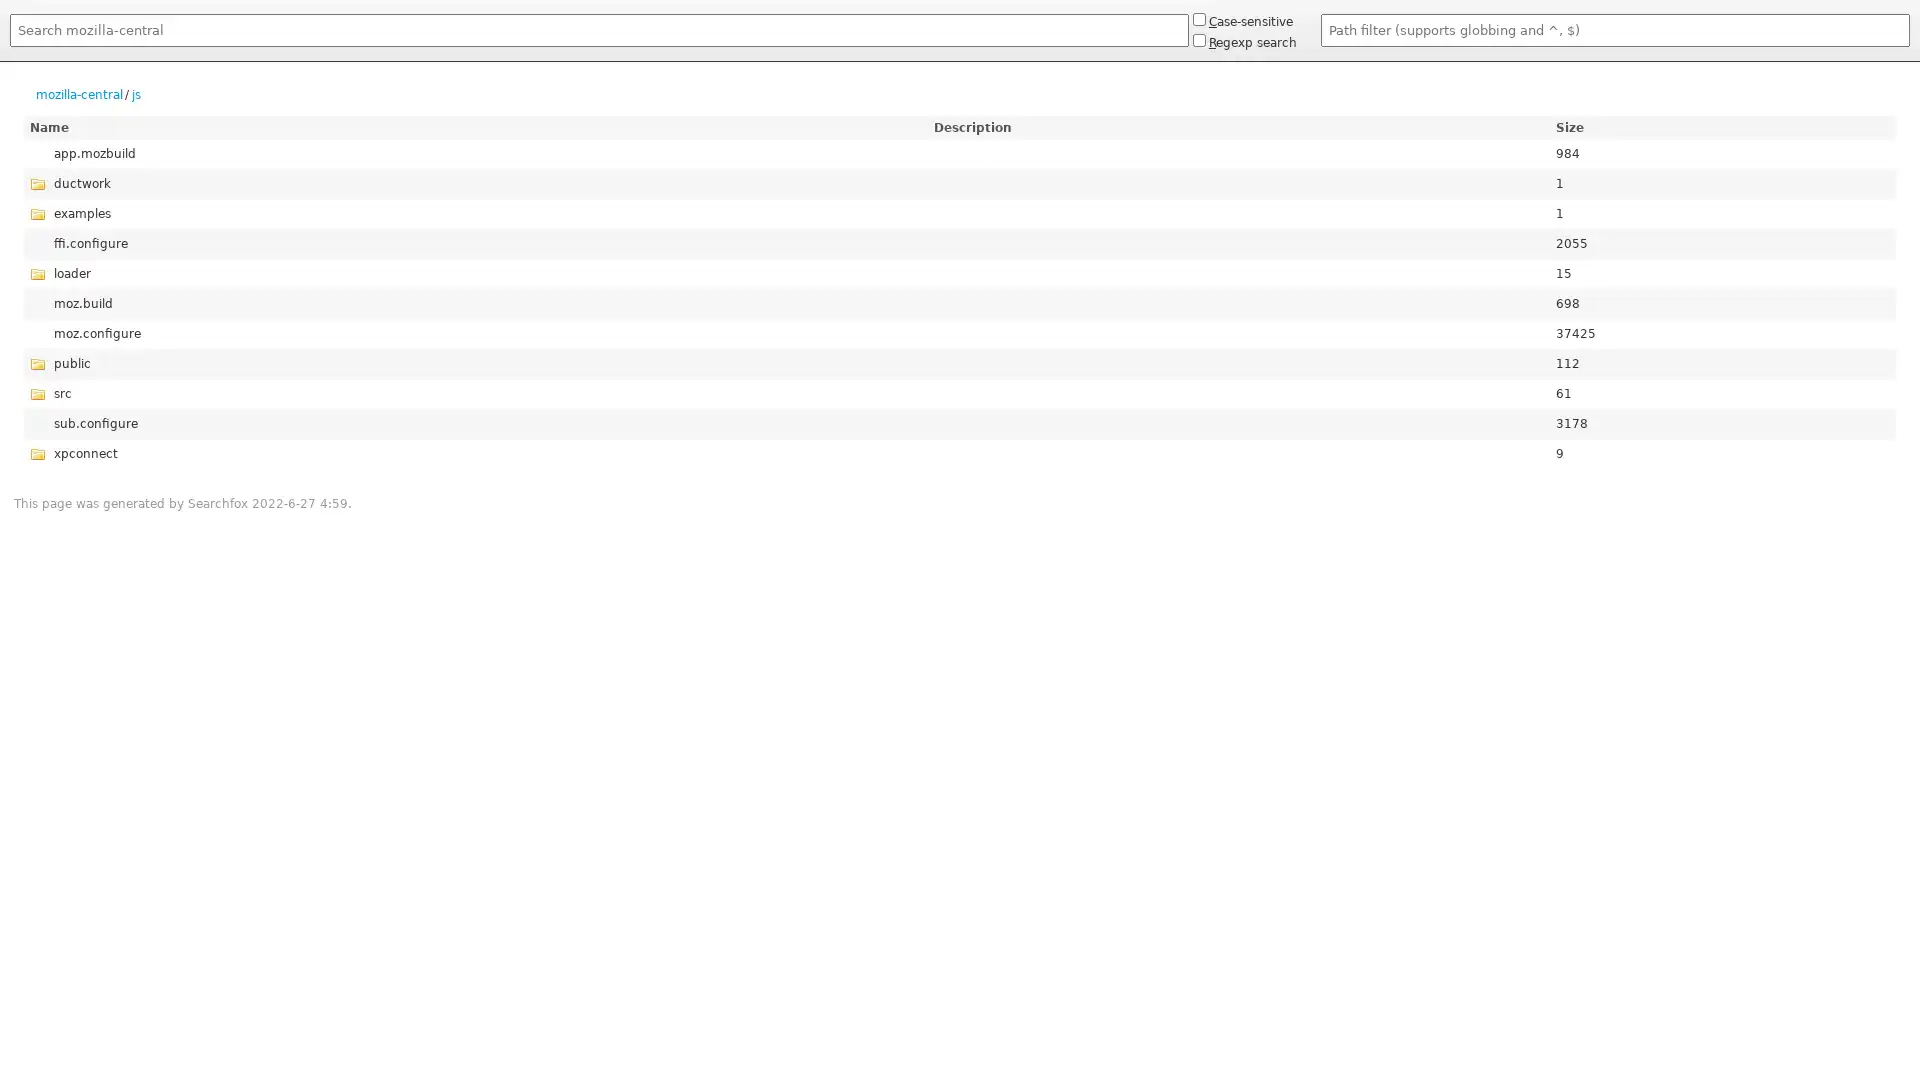  I want to click on Search, so click(9, 50).